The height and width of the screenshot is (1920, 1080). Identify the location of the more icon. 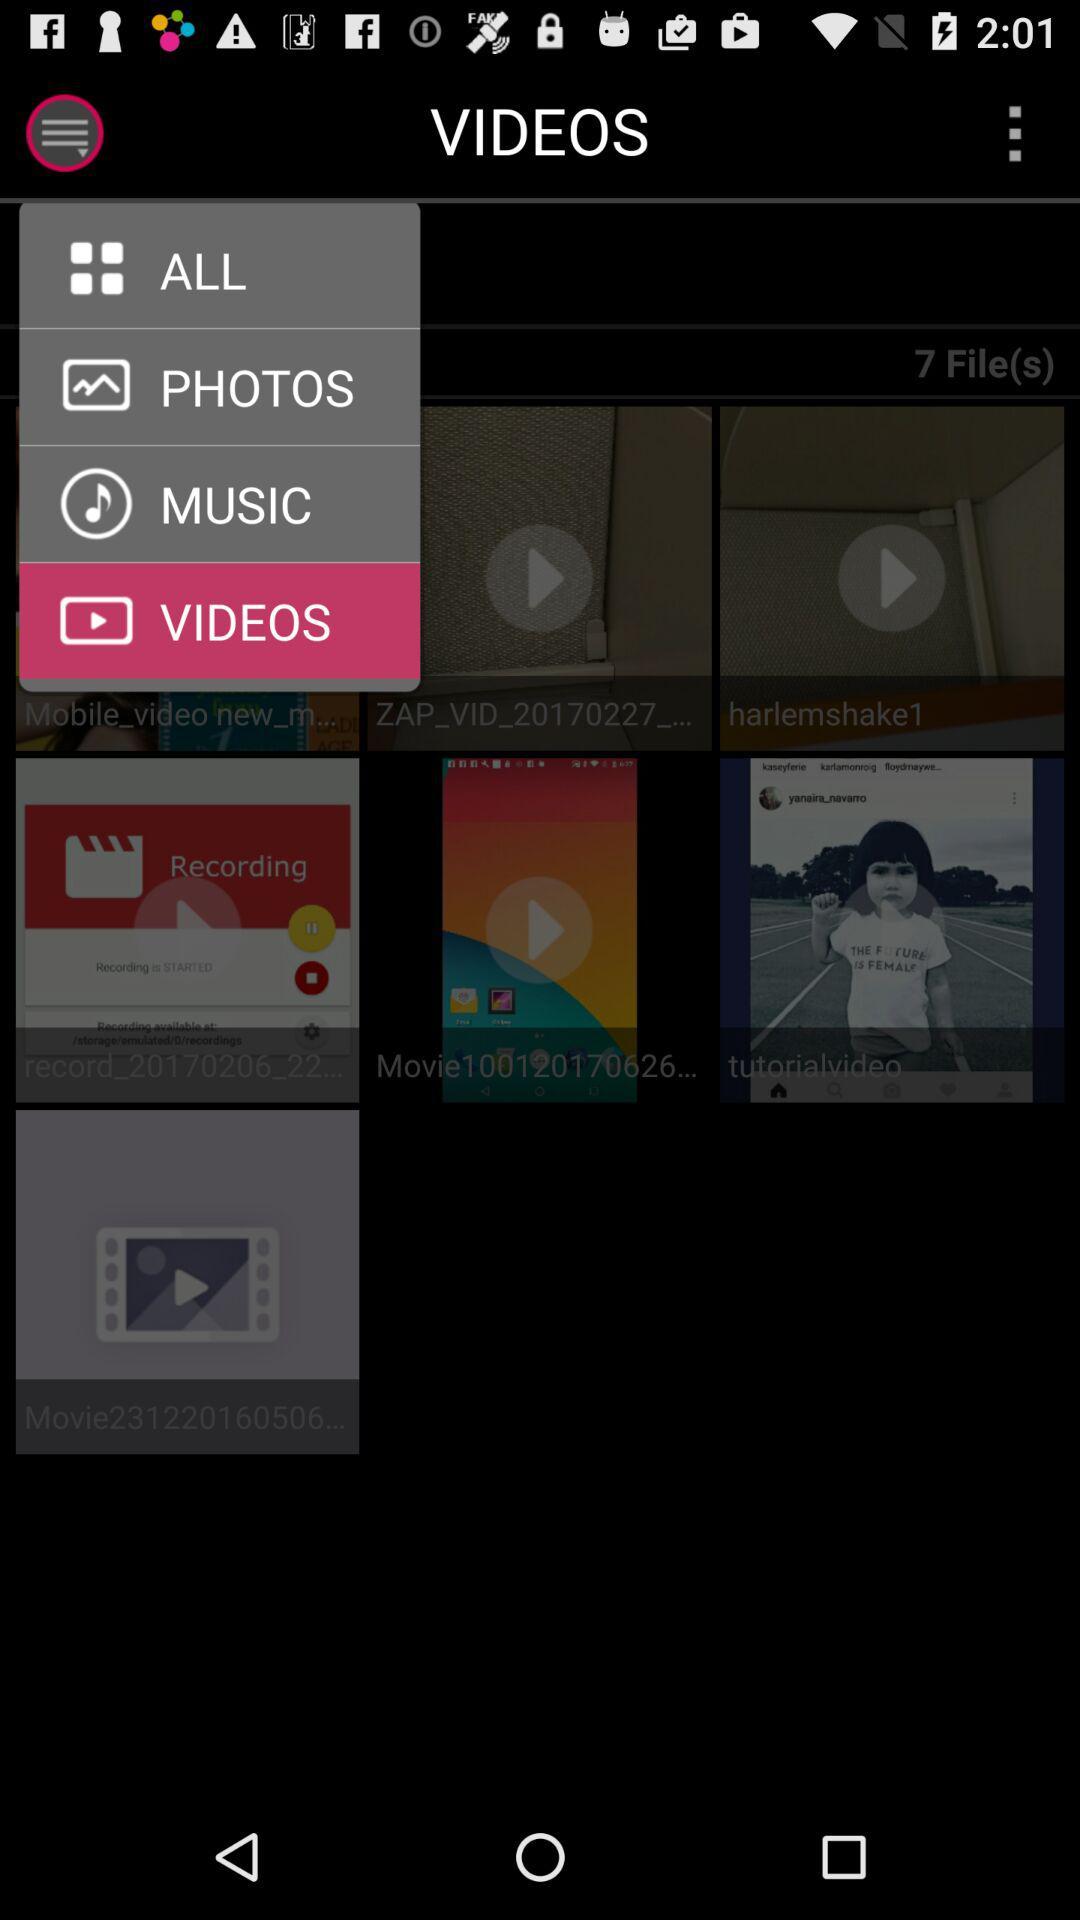
(1015, 141).